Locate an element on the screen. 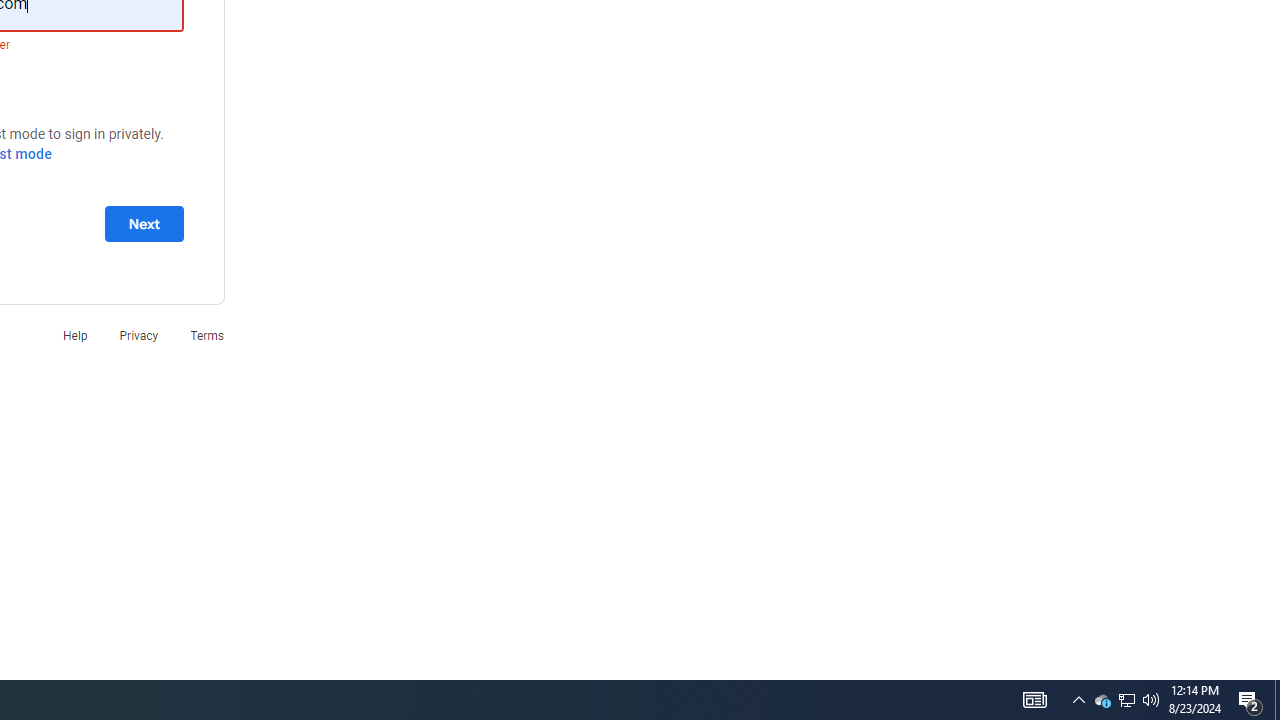 This screenshot has height=720, width=1280. 'Next' is located at coordinates (143, 223).